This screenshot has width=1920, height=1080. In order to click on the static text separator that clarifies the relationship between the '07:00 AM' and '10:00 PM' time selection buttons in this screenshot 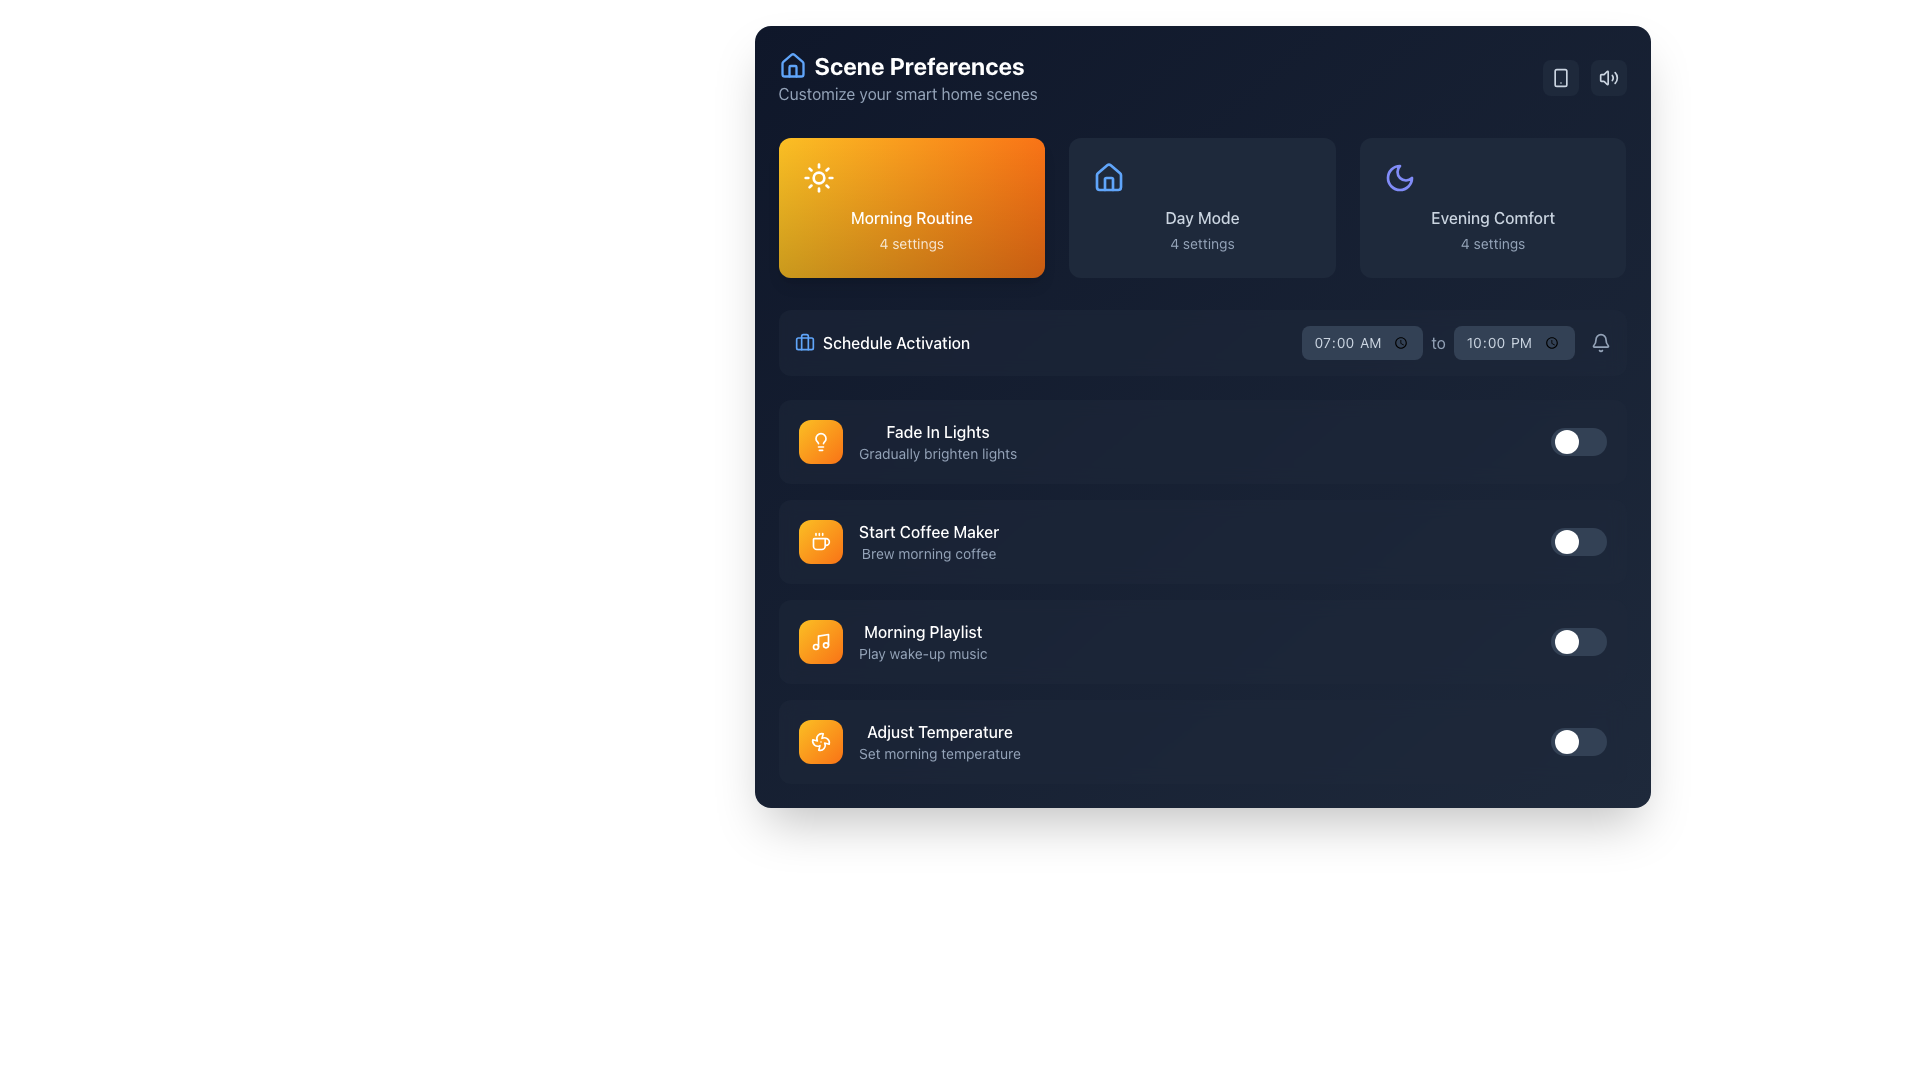, I will do `click(1437, 342)`.